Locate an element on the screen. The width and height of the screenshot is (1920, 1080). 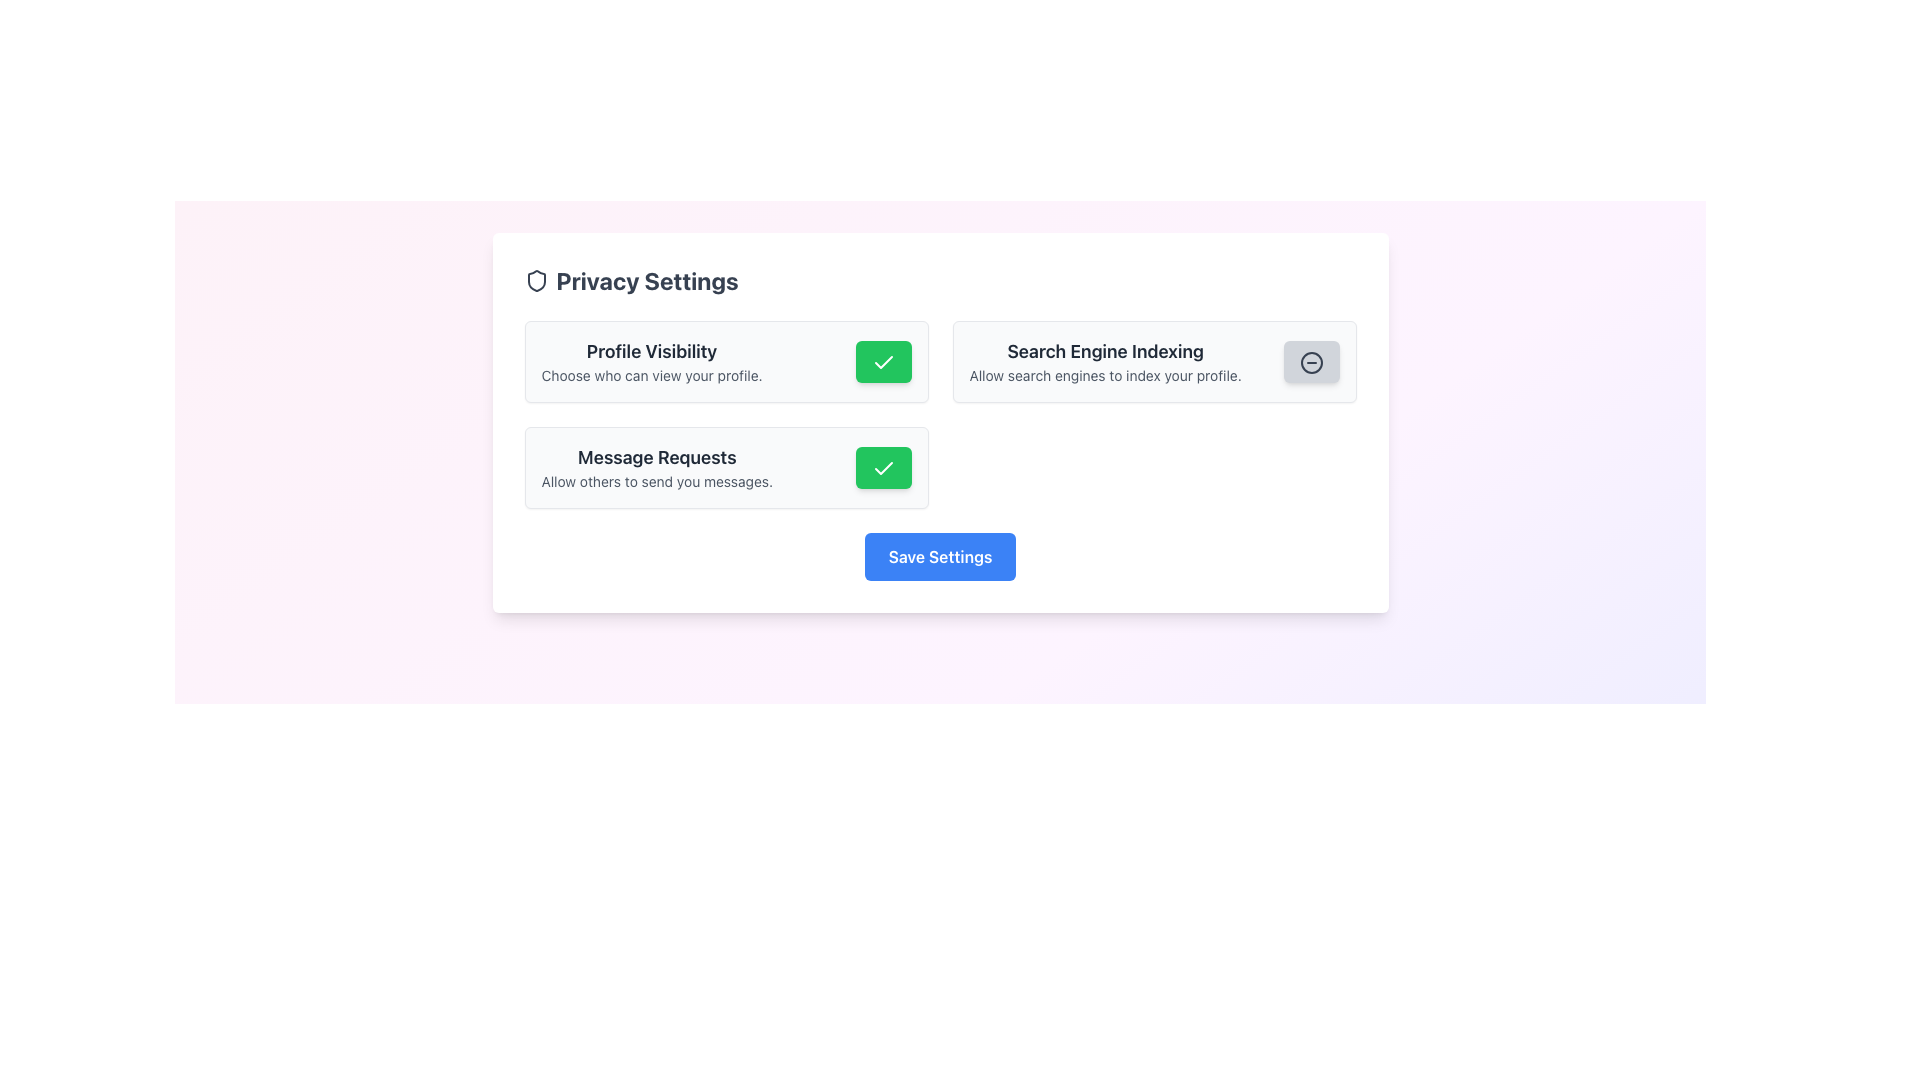
the toggle button located in the top-right corner of the second block under the 'Message Requests' section in the 'Privacy Settings' interface is located at coordinates (882, 467).